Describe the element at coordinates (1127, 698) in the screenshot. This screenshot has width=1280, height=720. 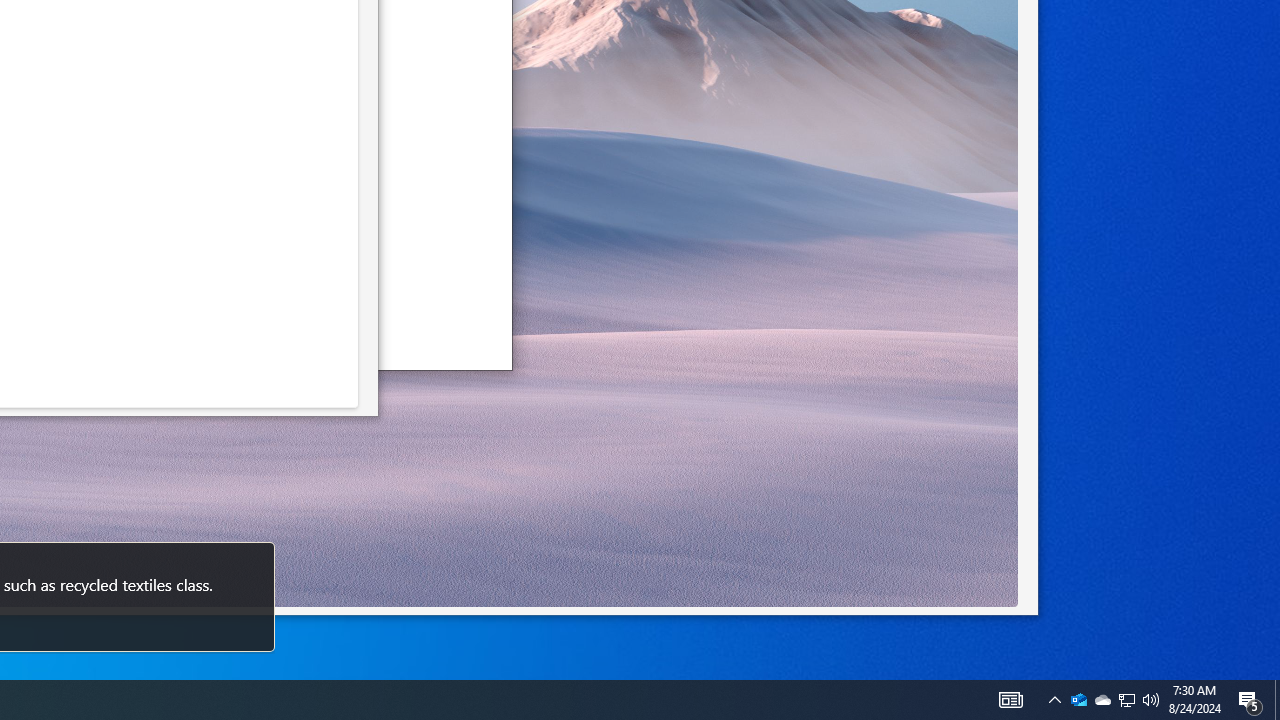
I see `'User Promoted Notification Area'` at that location.